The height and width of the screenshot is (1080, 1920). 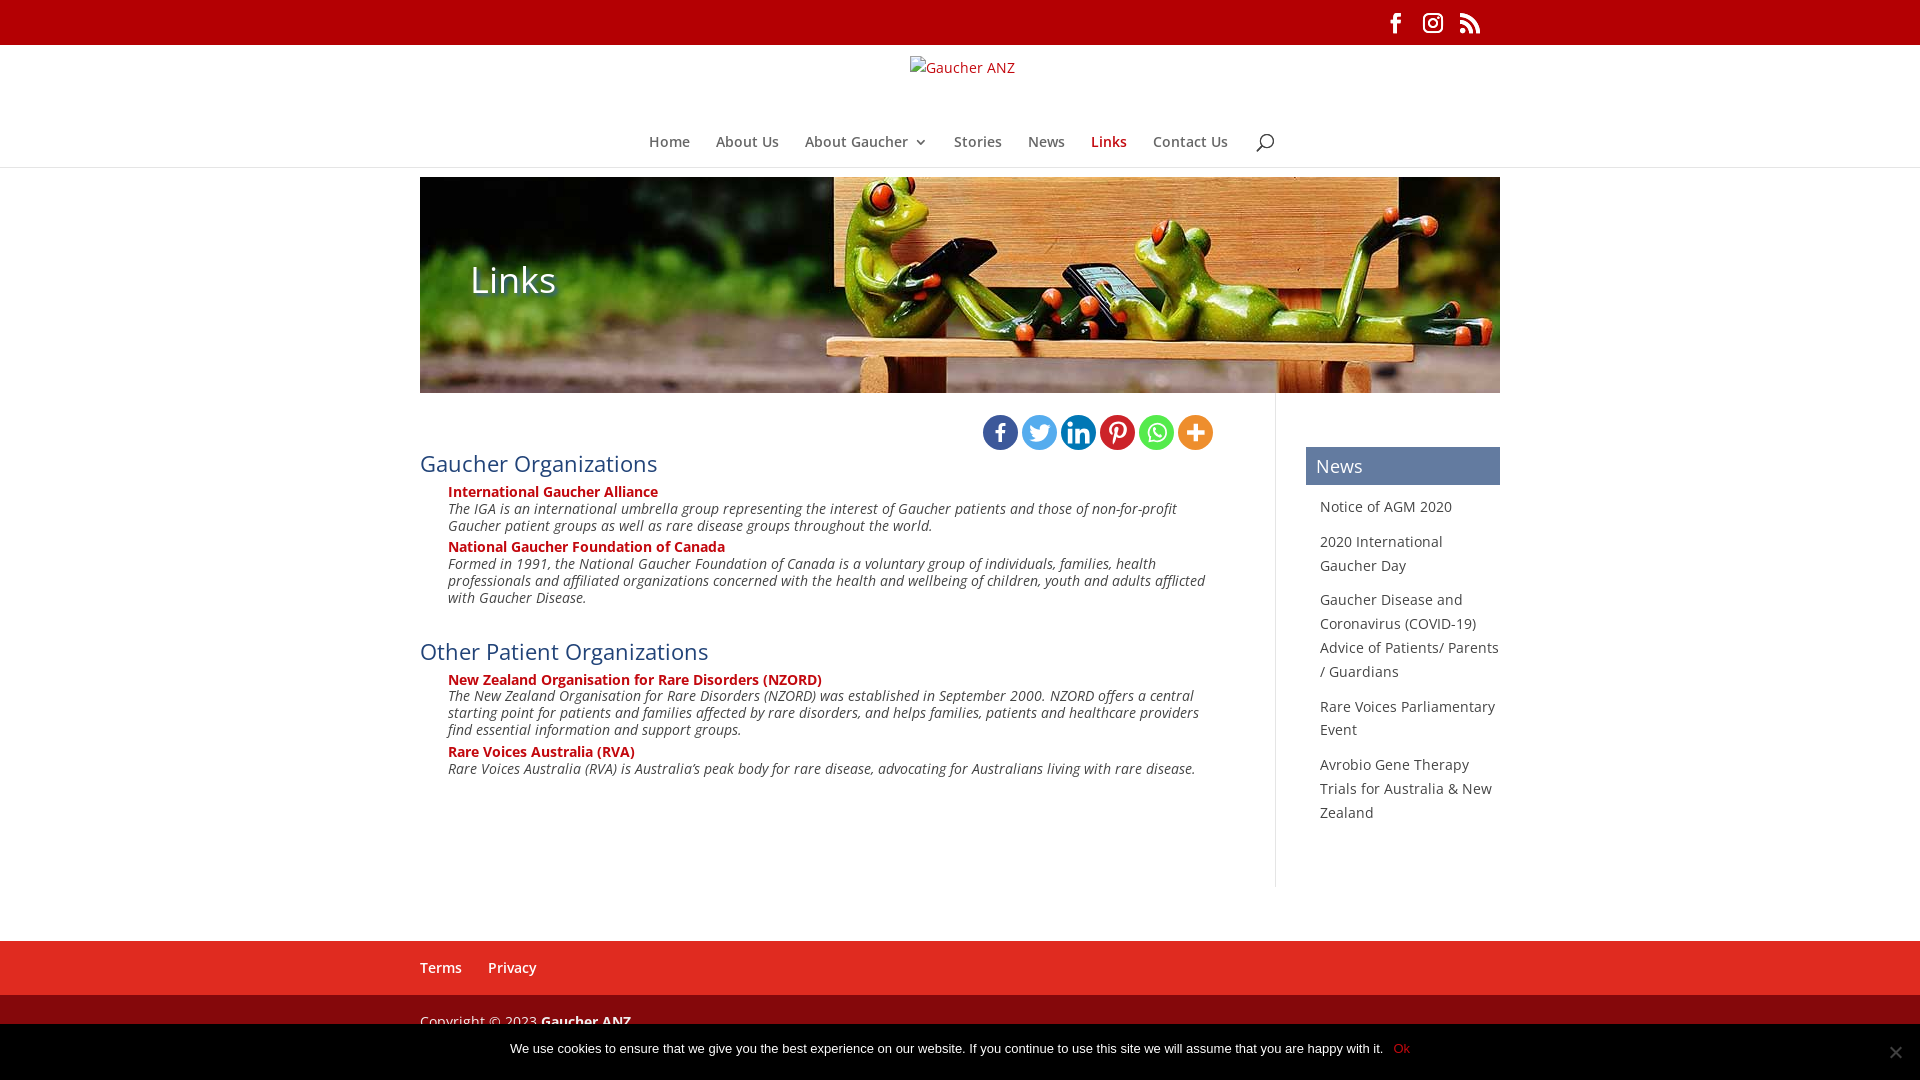 I want to click on 'Contact Us', so click(x=1189, y=149).